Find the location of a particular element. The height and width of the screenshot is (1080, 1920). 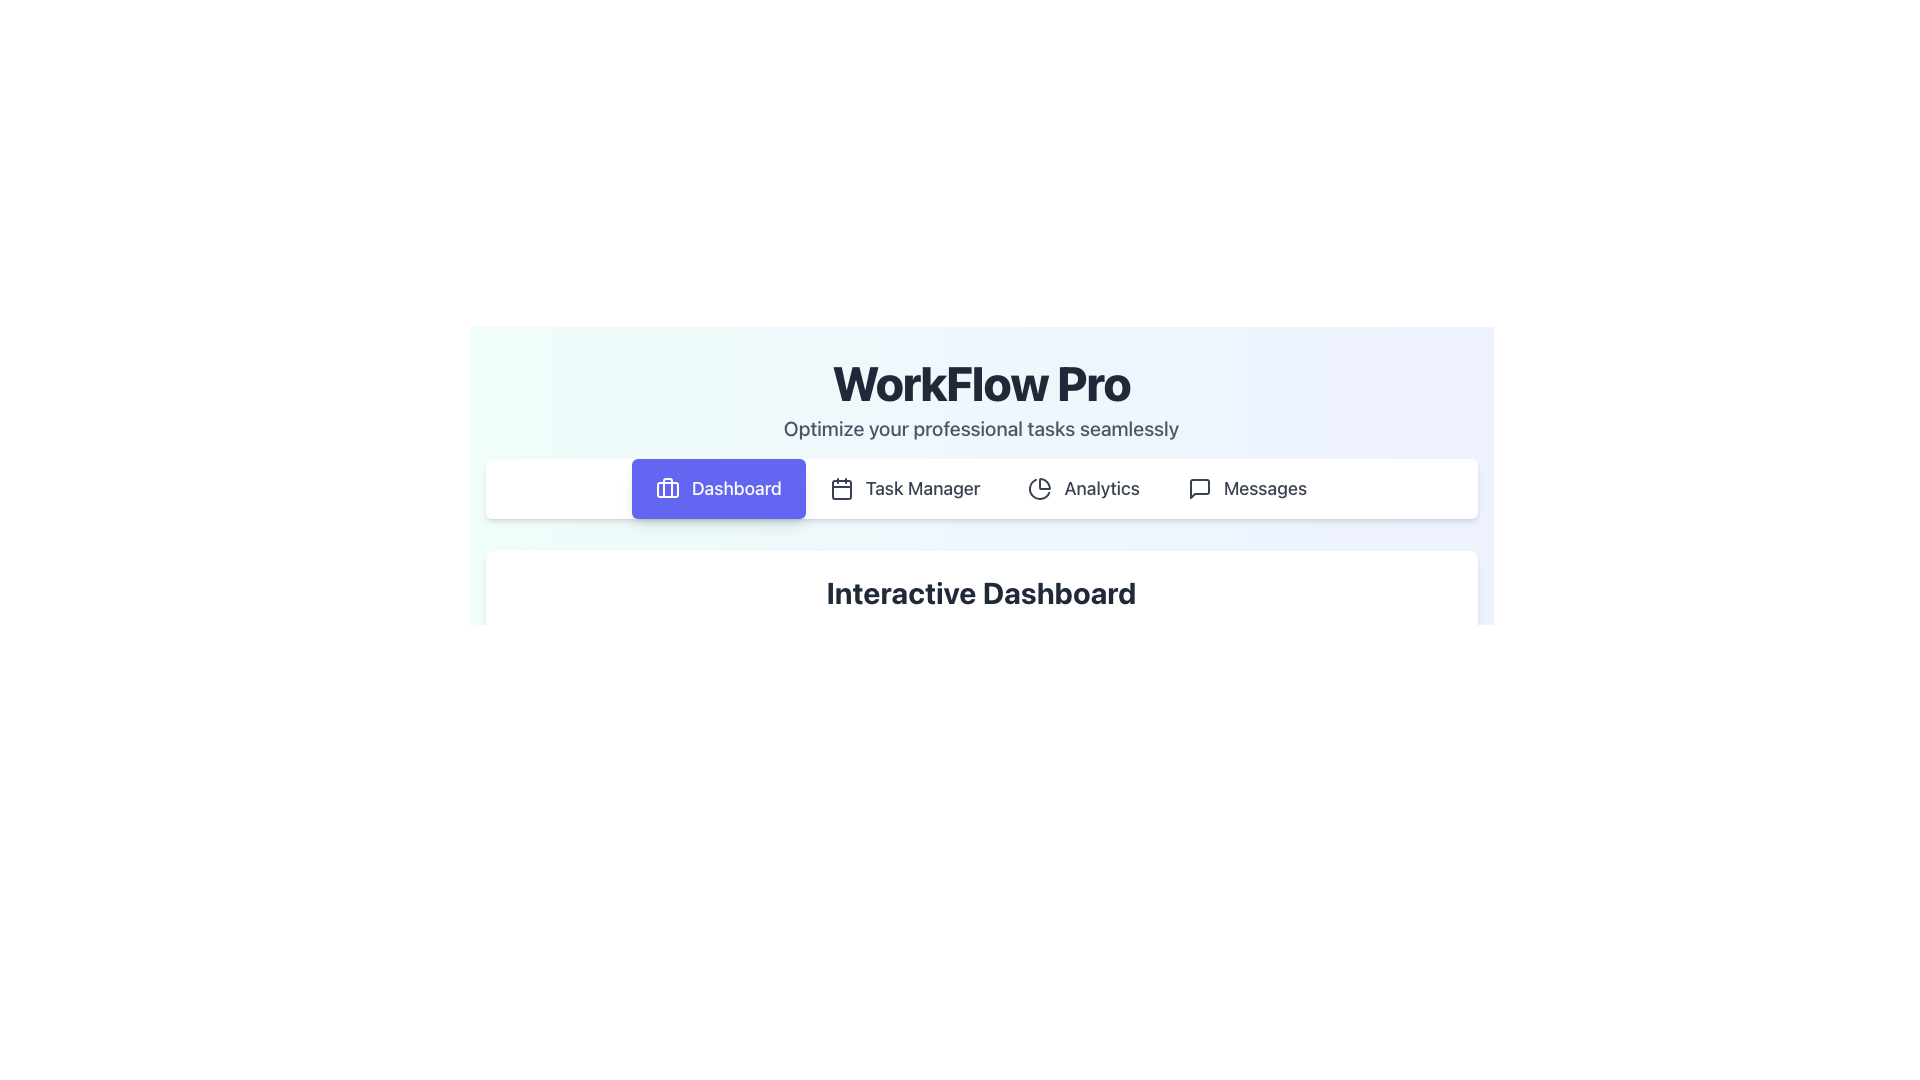

the Messages tab icon in the navigation bar, which serves as an indicator for messaging activities is located at coordinates (1199, 489).